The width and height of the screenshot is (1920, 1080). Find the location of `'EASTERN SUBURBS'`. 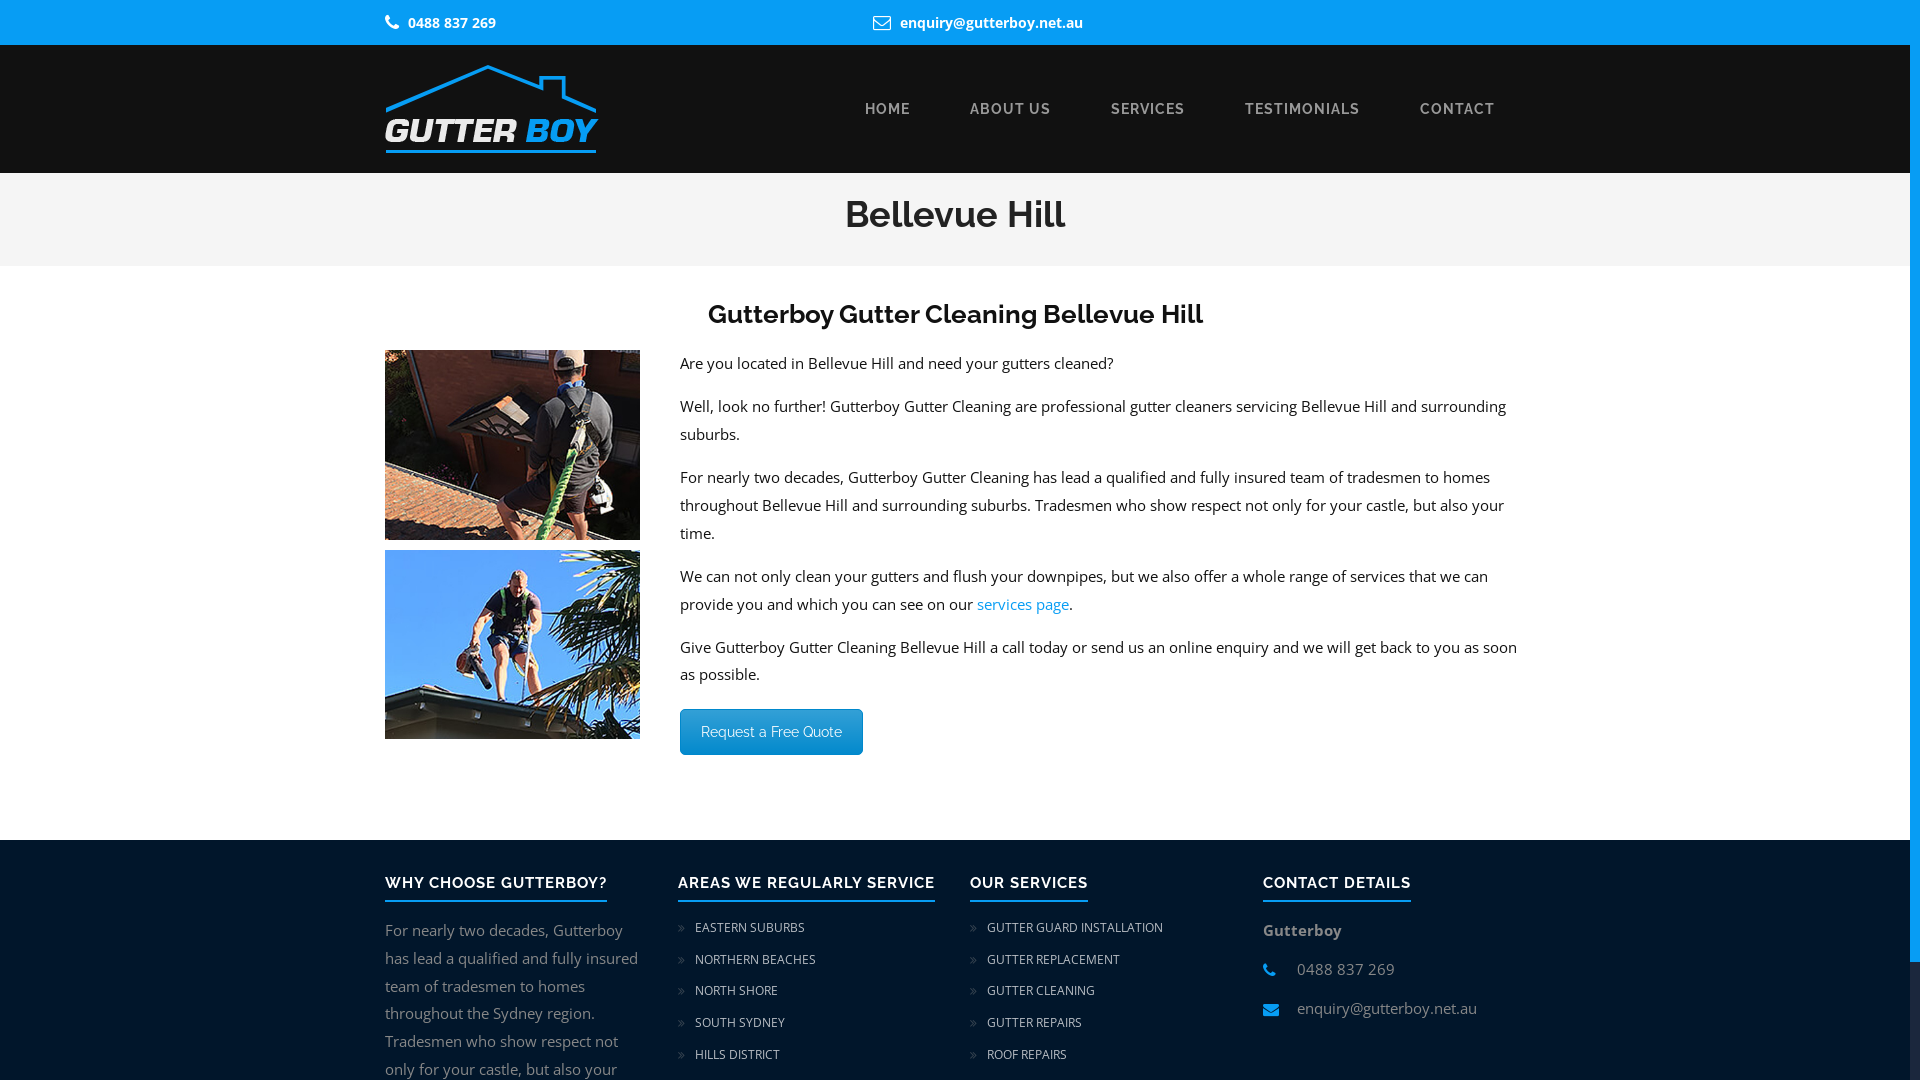

'EASTERN SUBURBS' is located at coordinates (747, 927).